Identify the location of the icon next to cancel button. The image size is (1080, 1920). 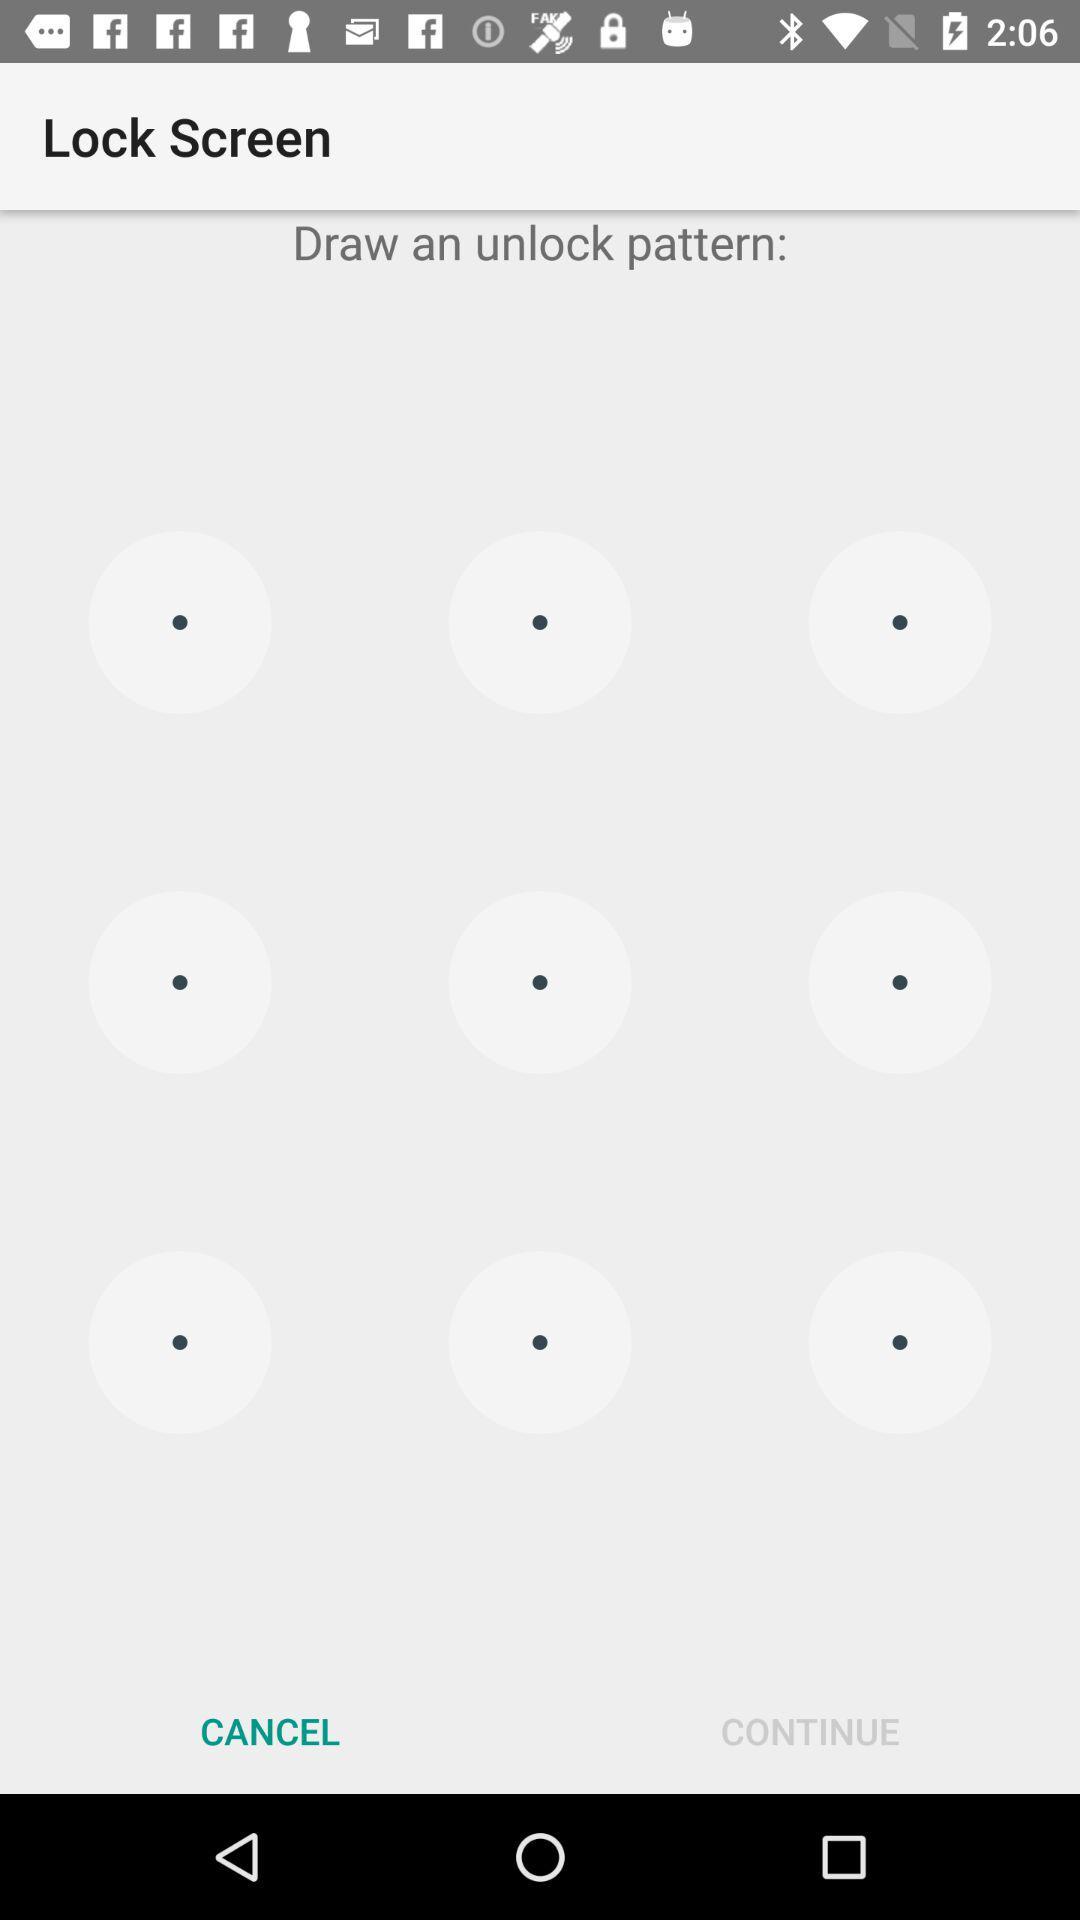
(810, 1730).